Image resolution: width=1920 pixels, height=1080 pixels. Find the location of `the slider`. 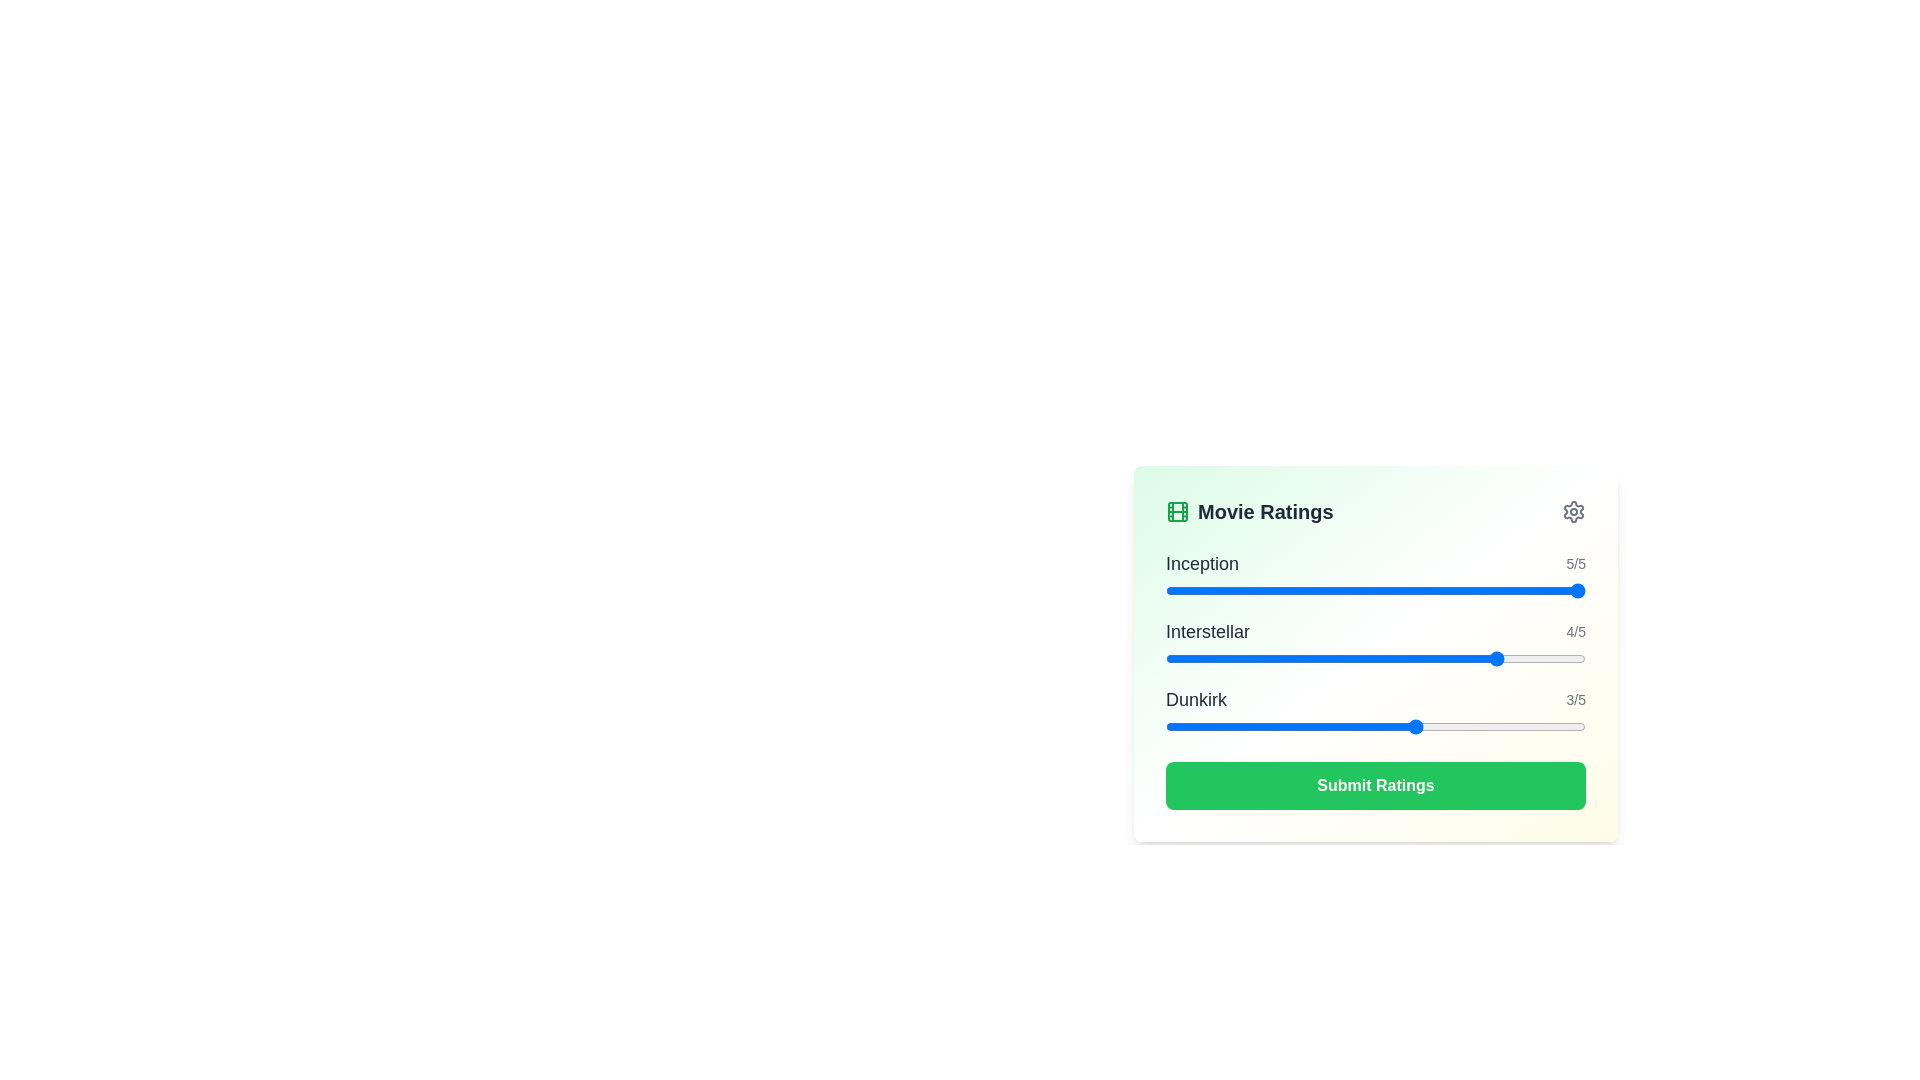

the slider is located at coordinates (1334, 659).